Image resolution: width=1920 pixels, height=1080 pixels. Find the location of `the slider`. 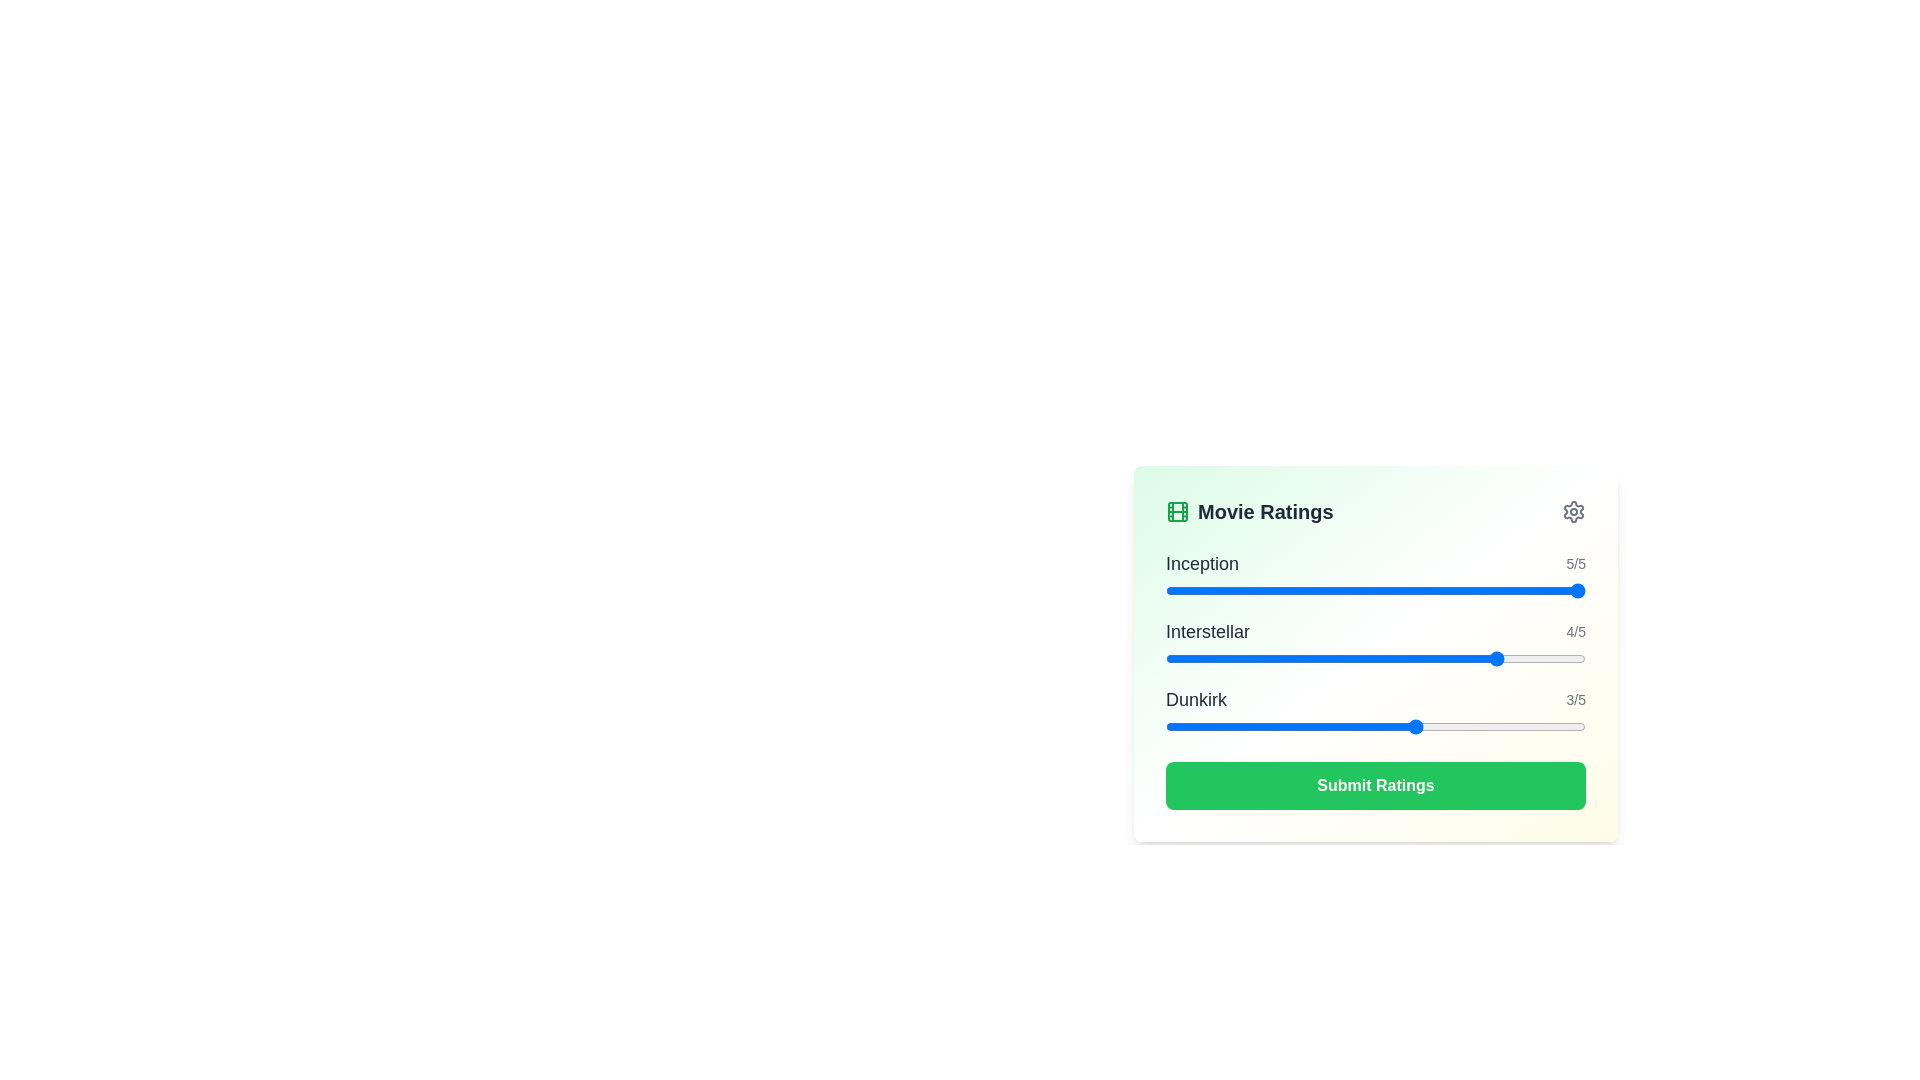

the slider is located at coordinates (1334, 659).